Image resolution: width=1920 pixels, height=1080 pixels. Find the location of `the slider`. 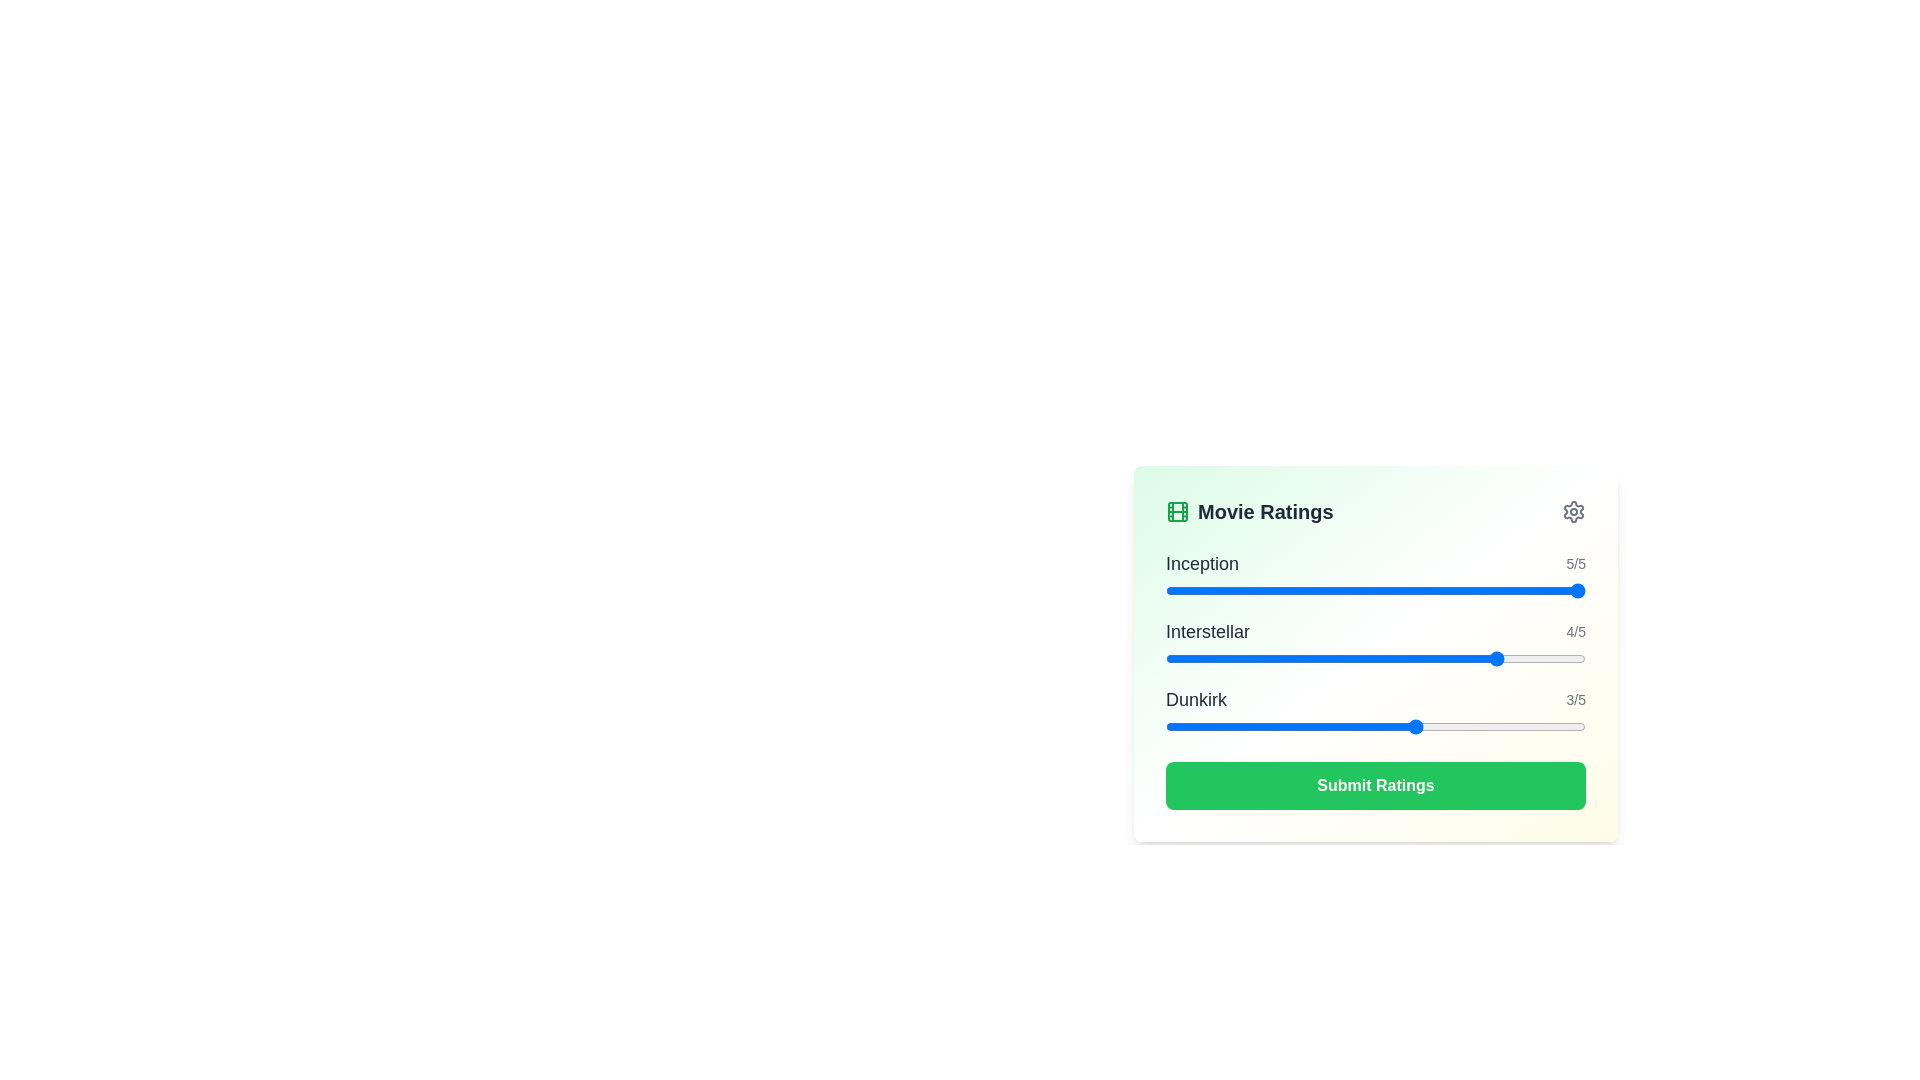

the slider is located at coordinates (1334, 659).